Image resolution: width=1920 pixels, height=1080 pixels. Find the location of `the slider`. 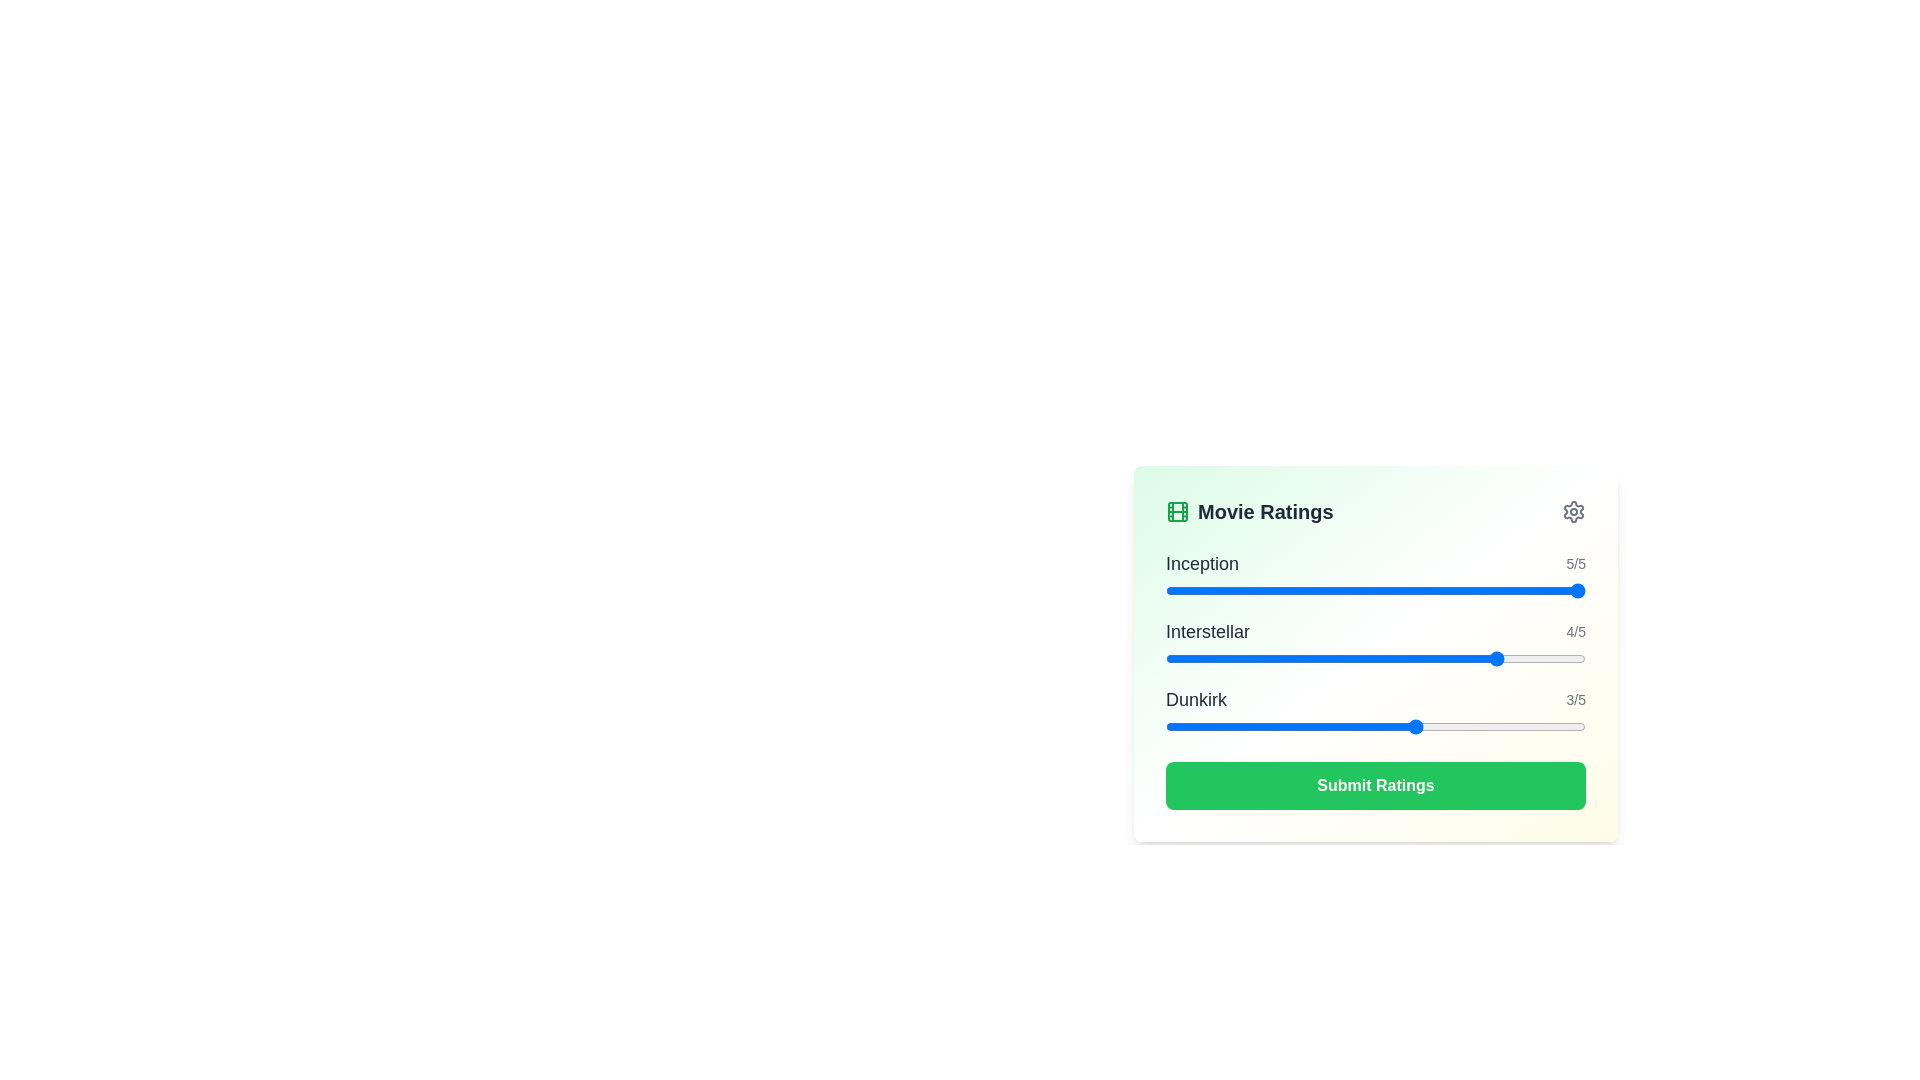

the slider is located at coordinates (1334, 659).